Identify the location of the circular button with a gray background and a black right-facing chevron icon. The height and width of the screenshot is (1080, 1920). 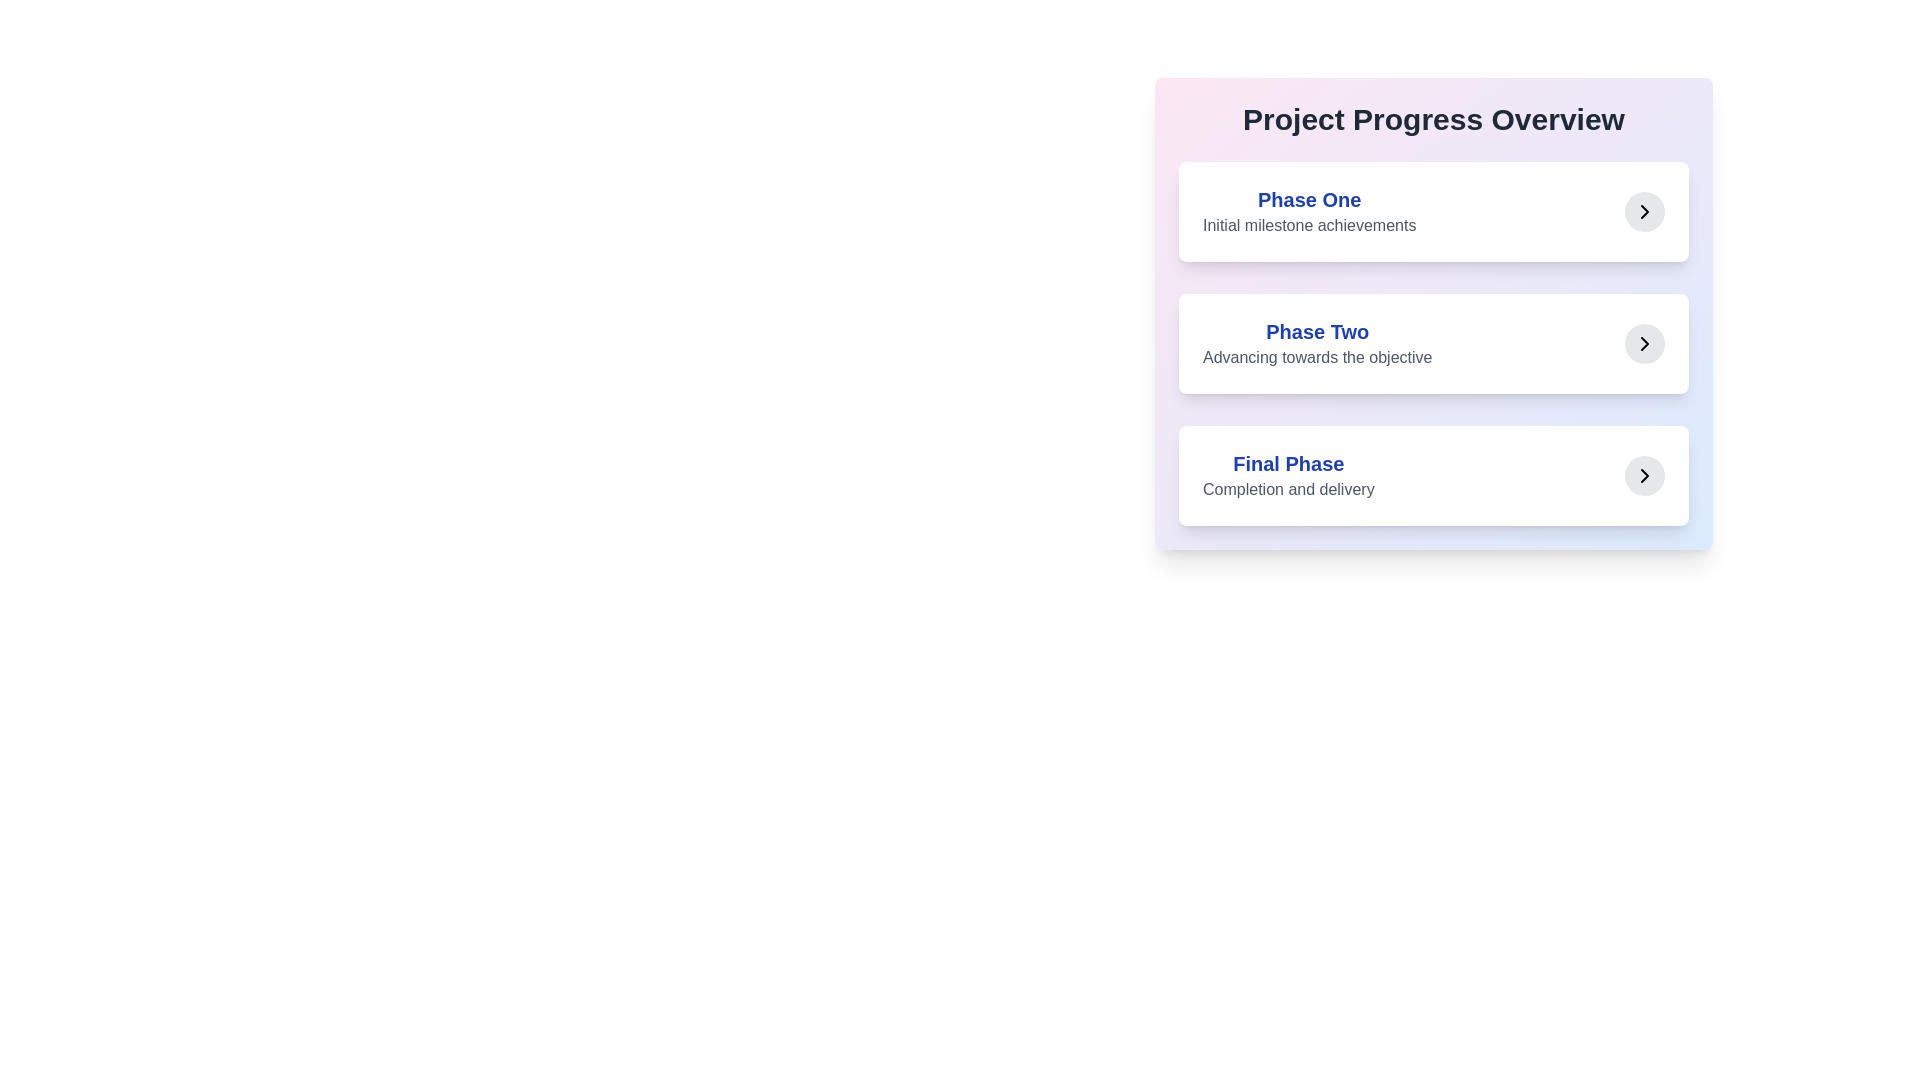
(1645, 212).